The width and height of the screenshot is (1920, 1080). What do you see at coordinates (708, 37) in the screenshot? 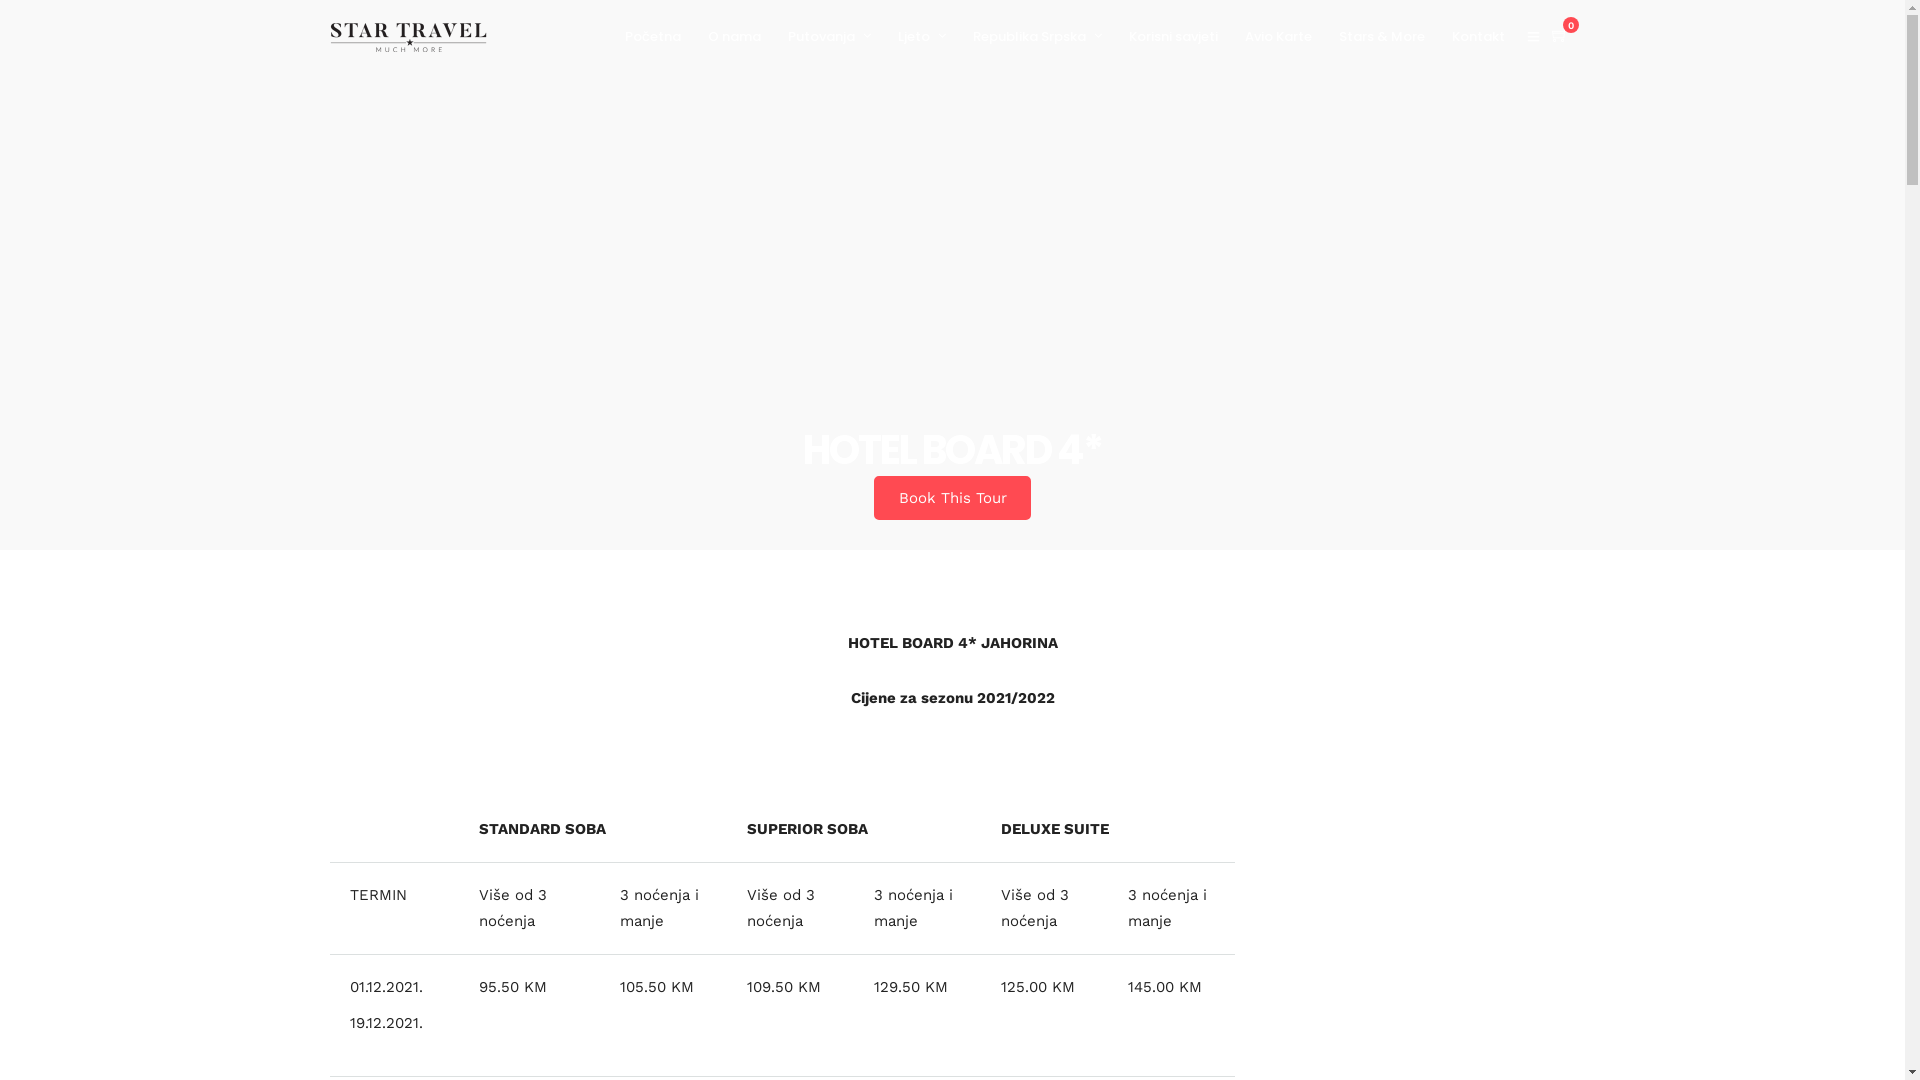
I see `'O nama'` at bounding box center [708, 37].